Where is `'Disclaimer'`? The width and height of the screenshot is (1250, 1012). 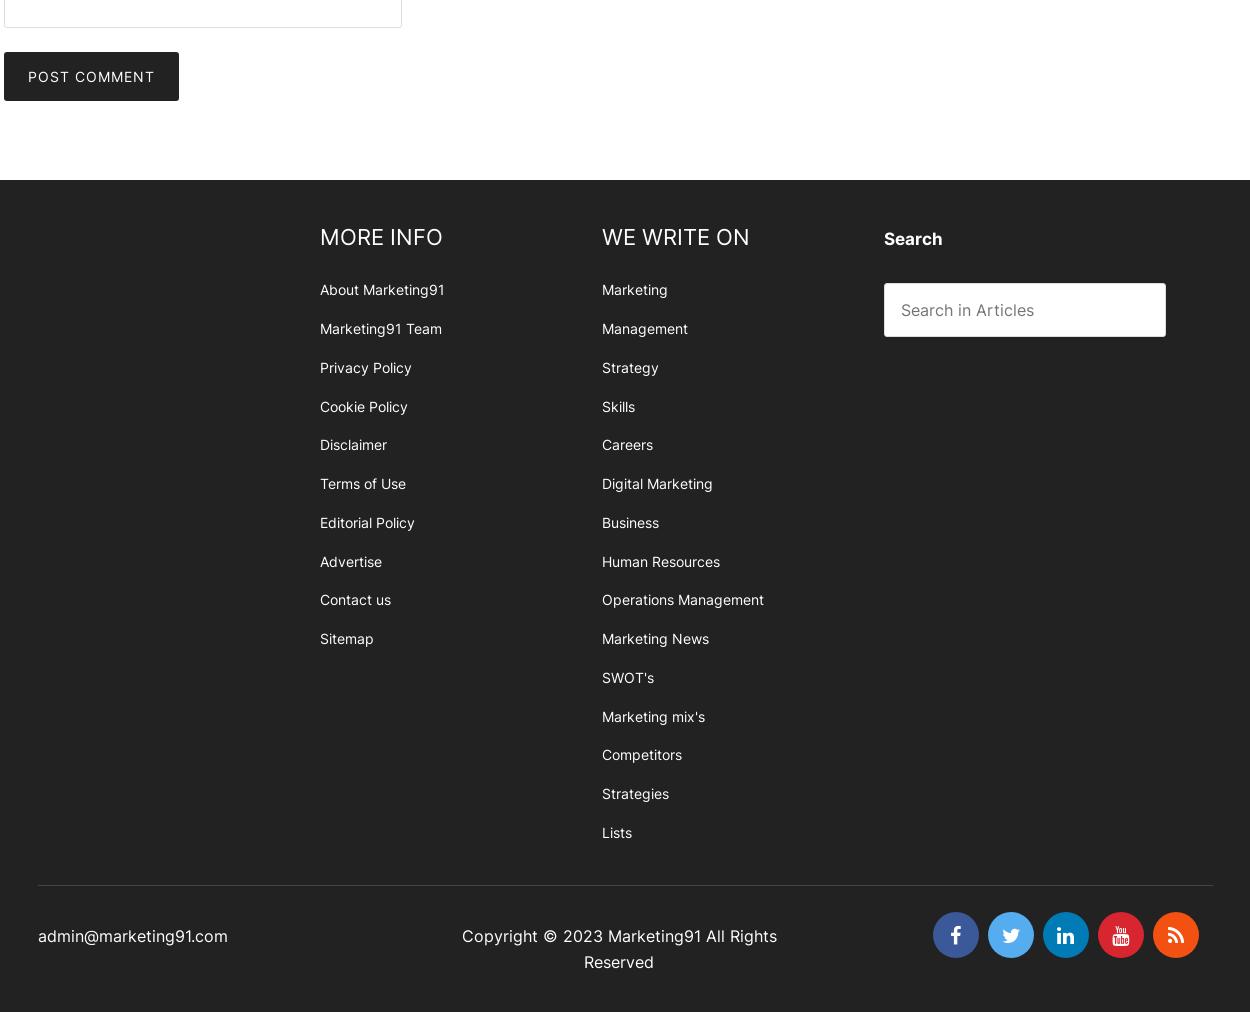
'Disclaimer' is located at coordinates (351, 444).